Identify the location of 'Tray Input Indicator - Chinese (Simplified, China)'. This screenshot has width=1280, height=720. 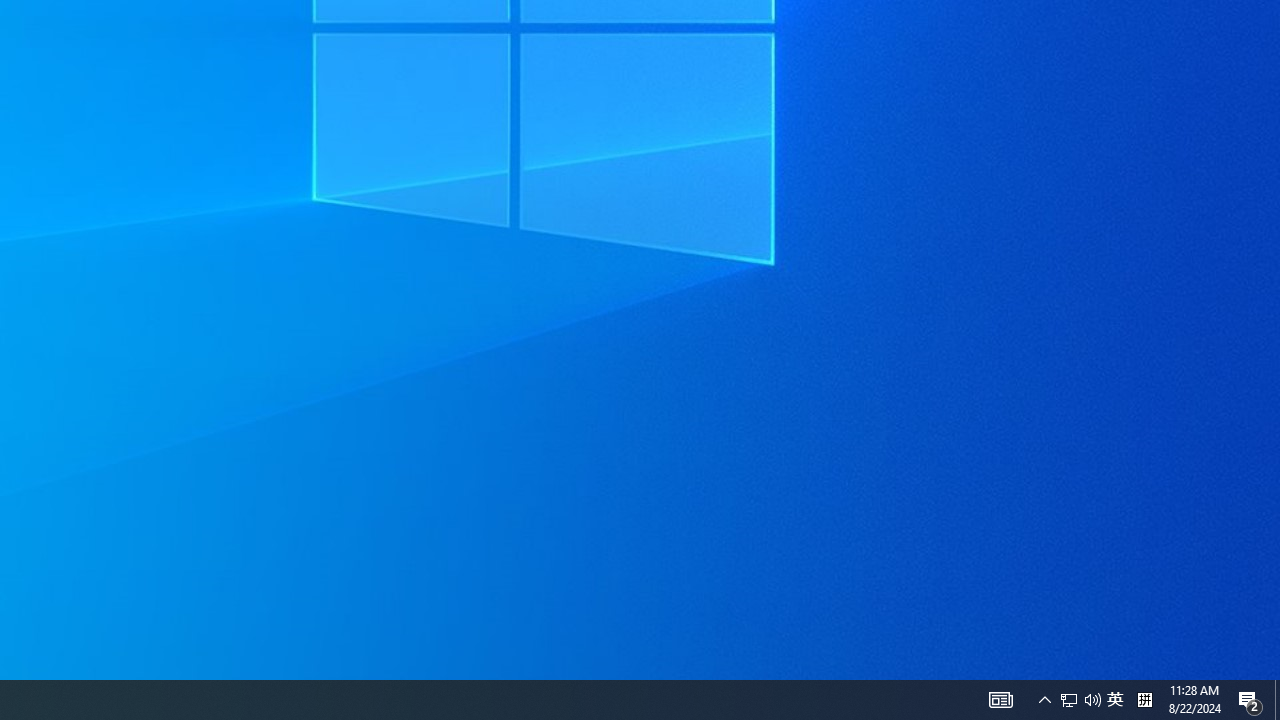
(1092, 698).